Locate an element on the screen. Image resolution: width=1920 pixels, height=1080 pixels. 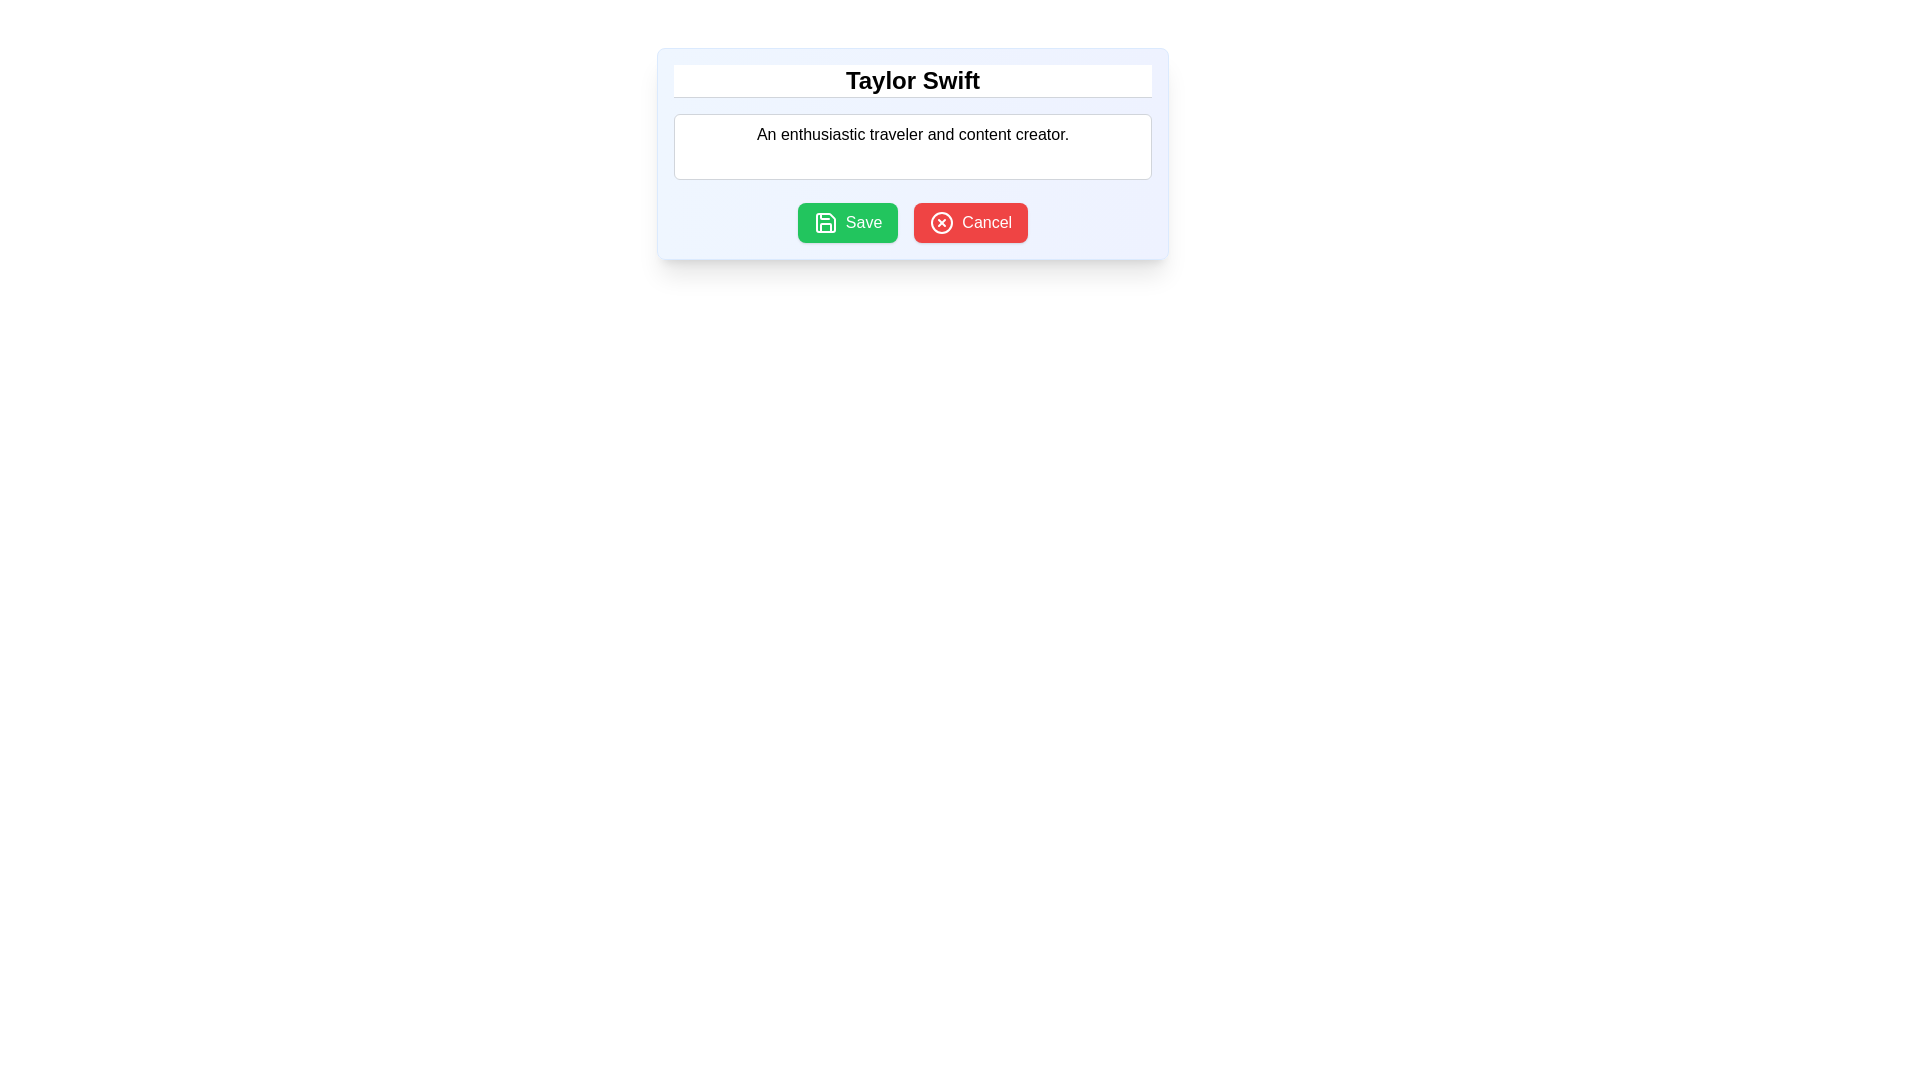
the save icon located on the left portion of the green 'Save' button, which is below the description text box and aligned to the left of the red 'Cancel' button is located at coordinates (825, 223).